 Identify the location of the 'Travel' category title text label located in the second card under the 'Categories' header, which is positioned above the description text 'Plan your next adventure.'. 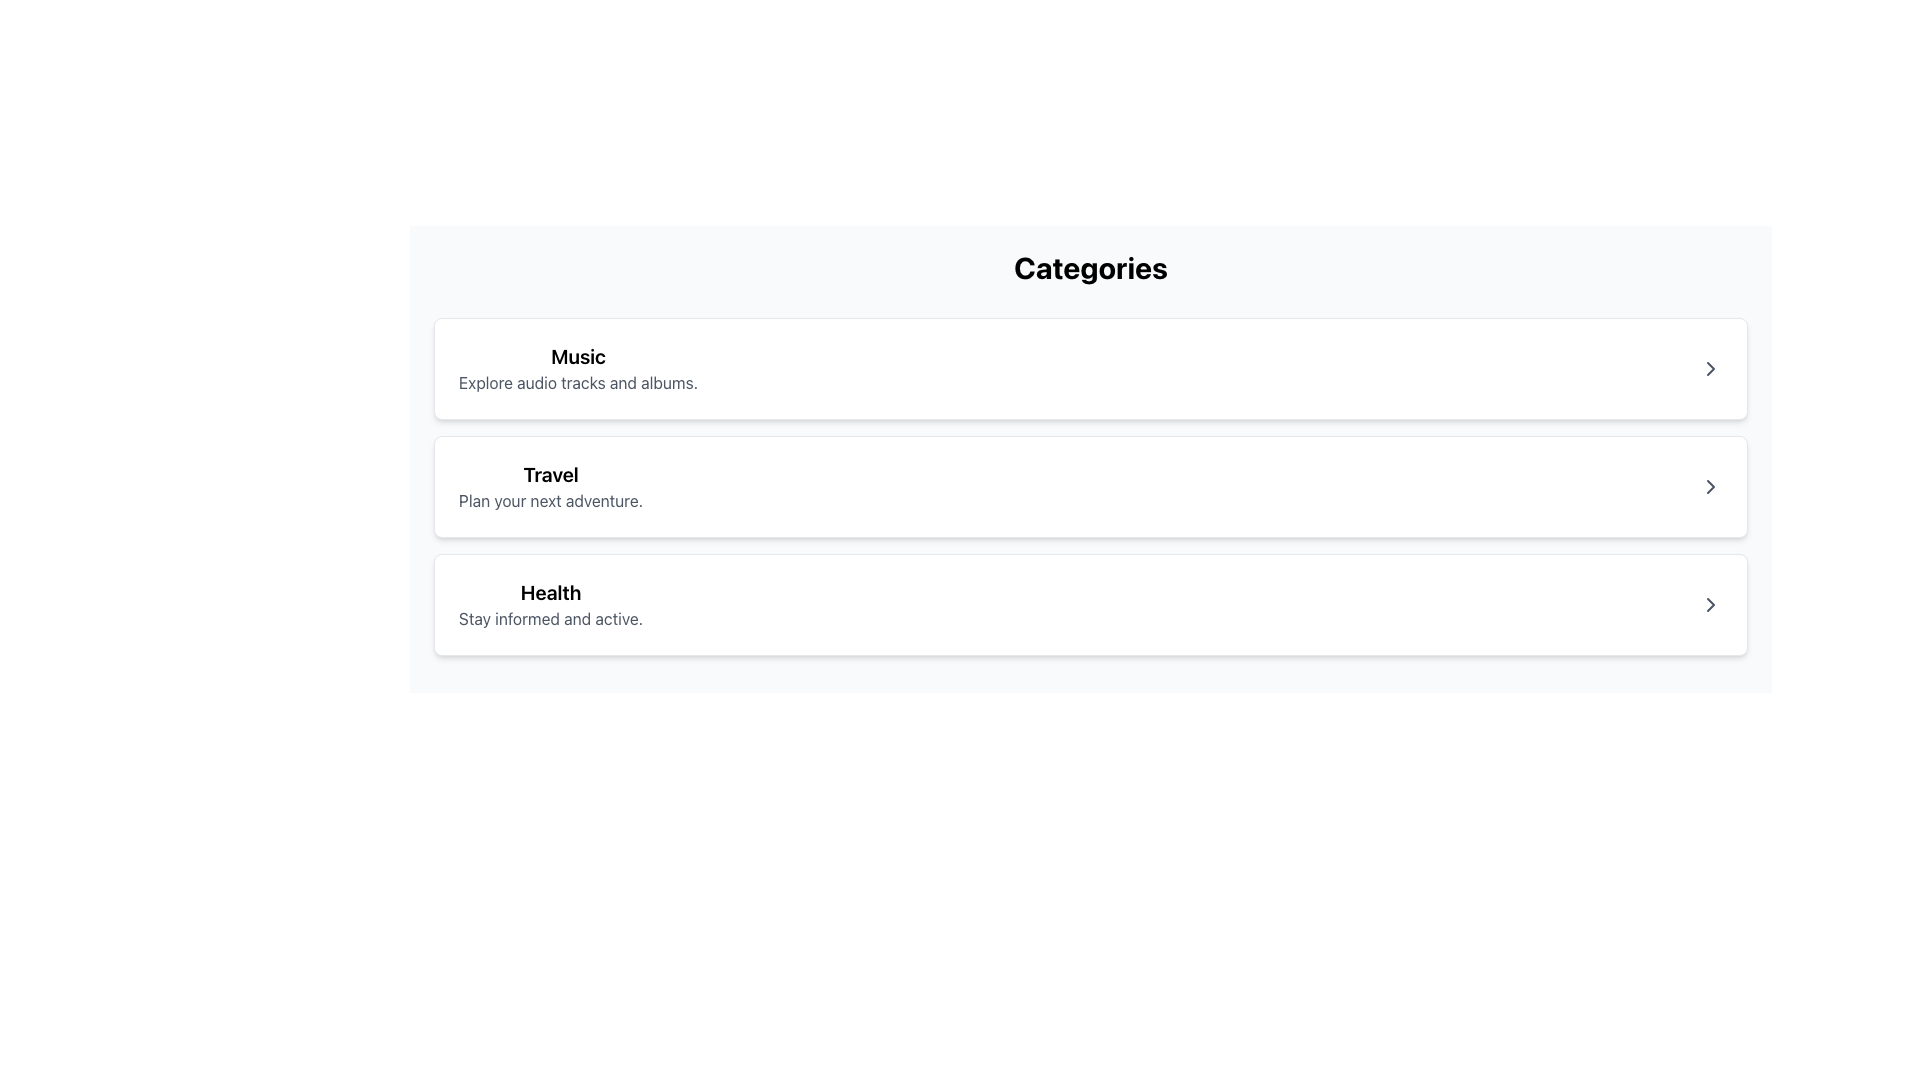
(551, 474).